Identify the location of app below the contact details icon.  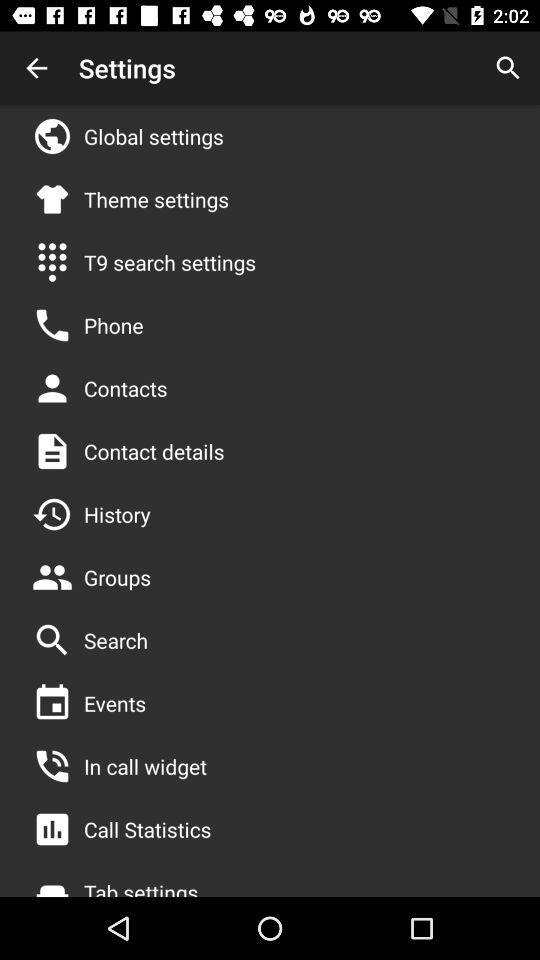
(117, 513).